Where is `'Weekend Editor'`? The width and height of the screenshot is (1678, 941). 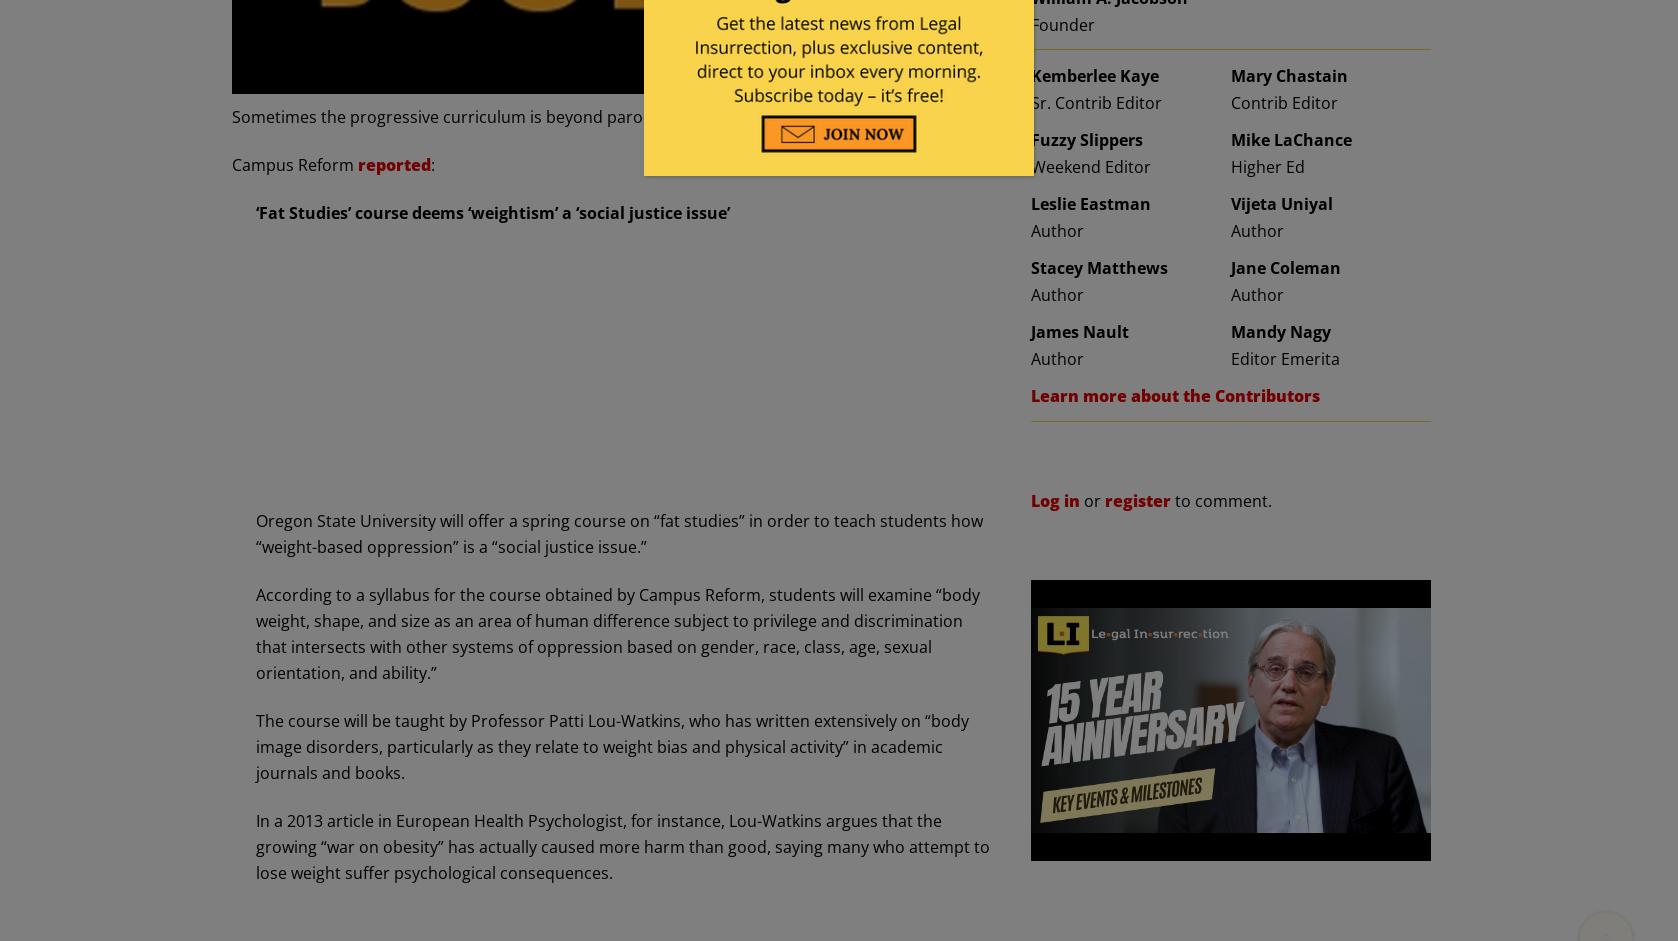 'Weekend Editor' is located at coordinates (1091, 166).